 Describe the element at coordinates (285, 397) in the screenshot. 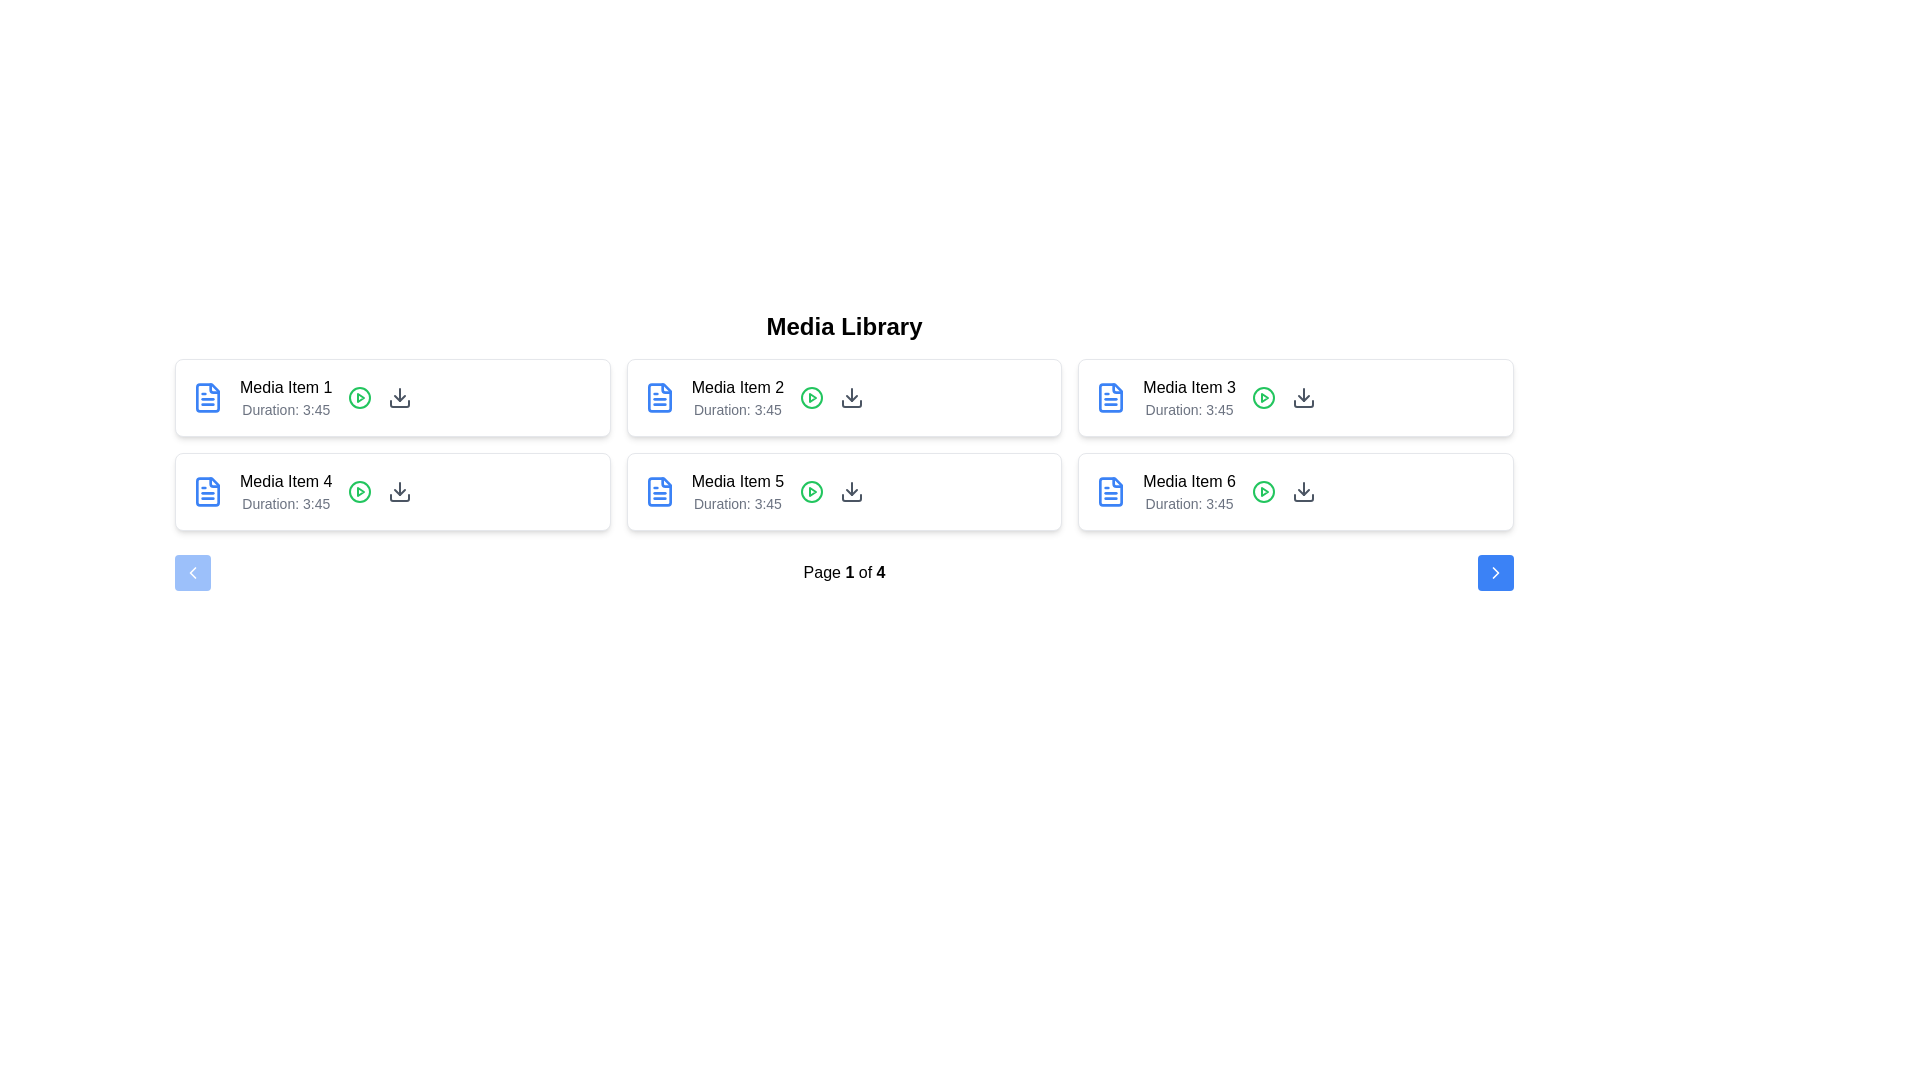

I see `the text label that provides the name and duration of the media item located in the first card on the top-left corner of the media library section` at that location.